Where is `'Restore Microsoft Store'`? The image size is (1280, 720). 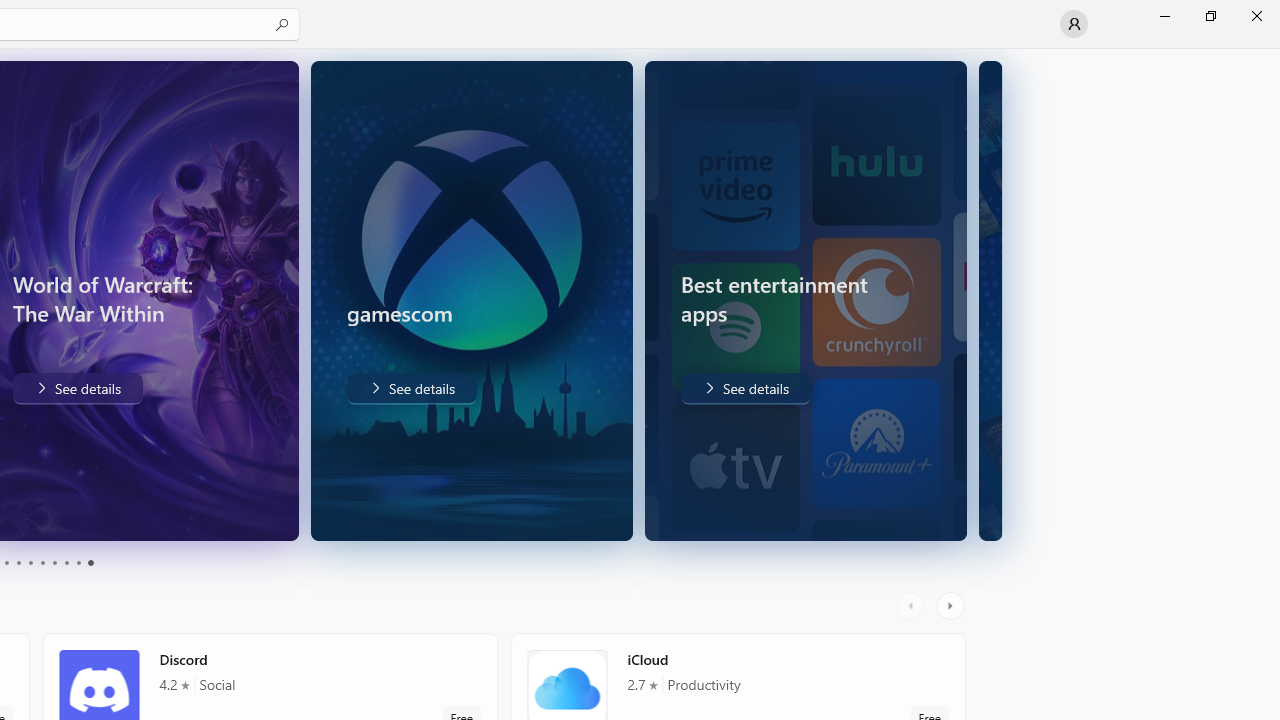
'Restore Microsoft Store' is located at coordinates (1209, 15).